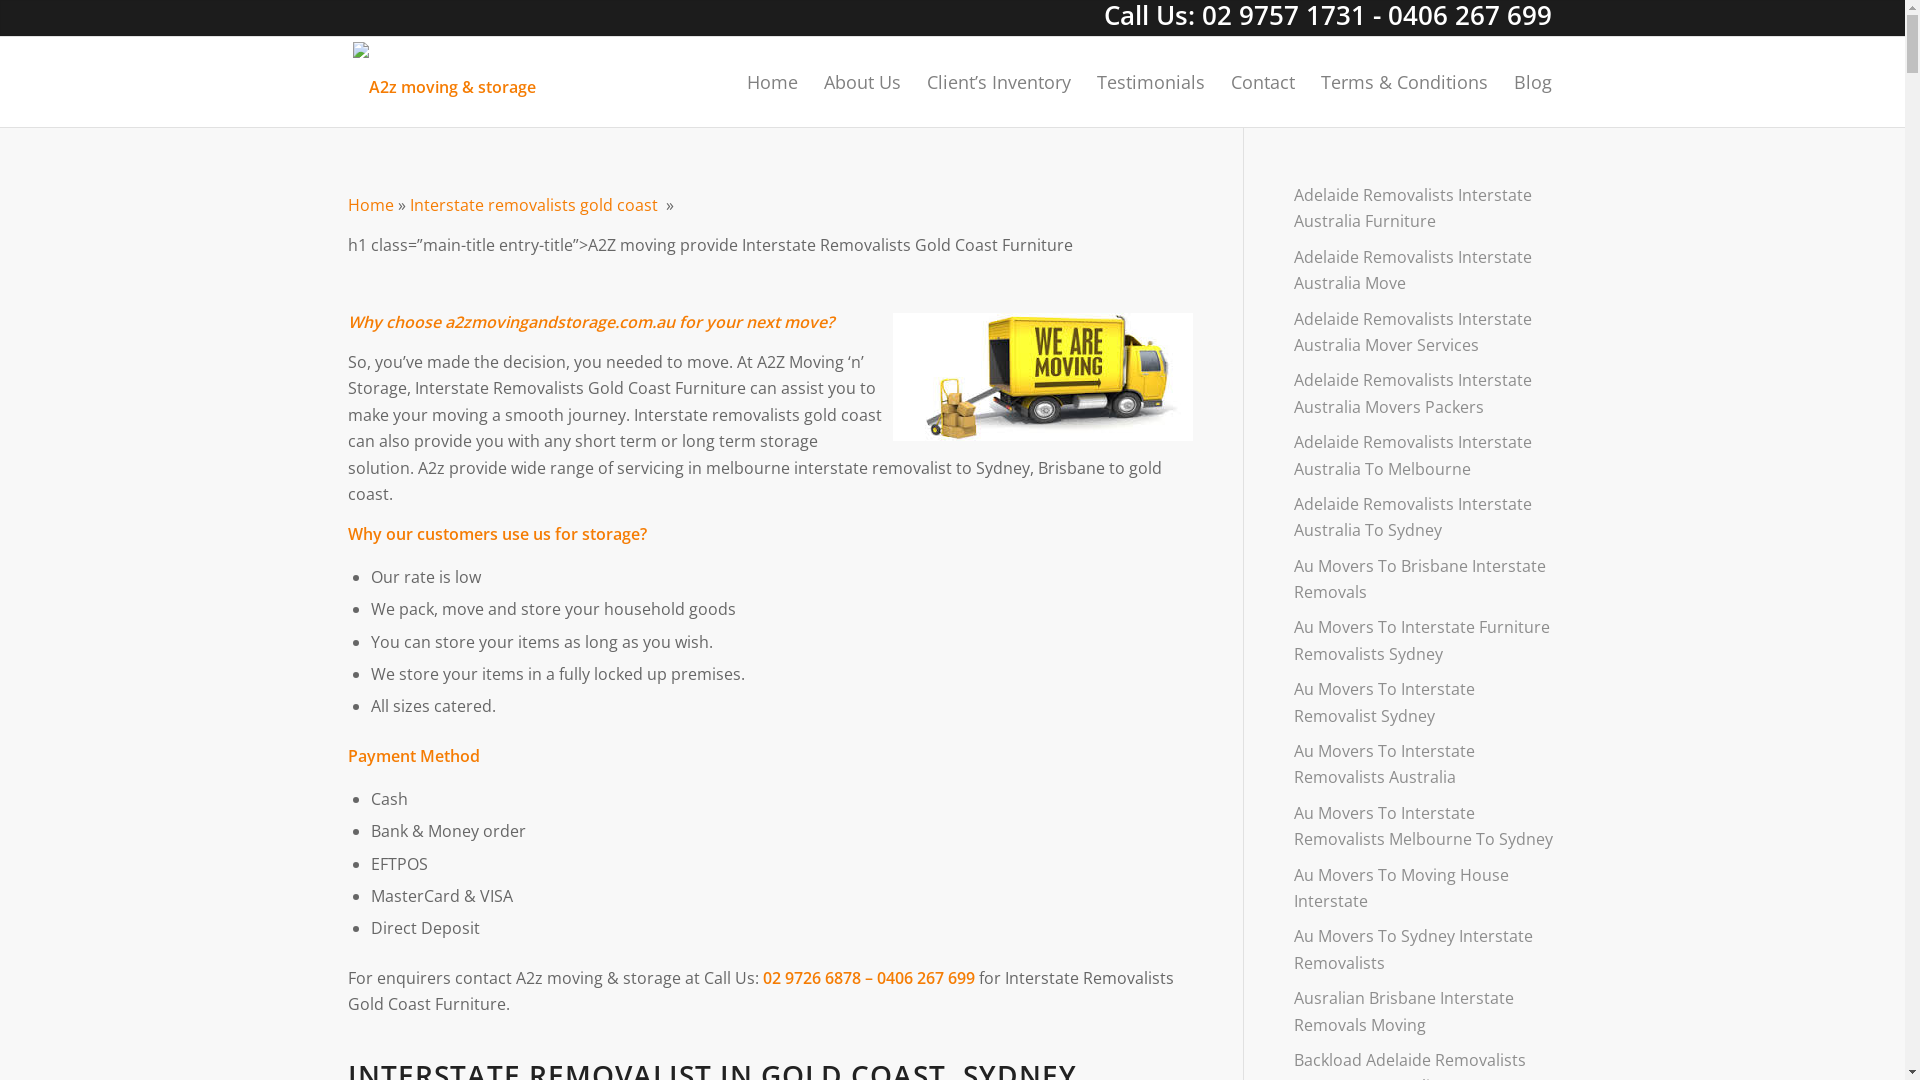 The height and width of the screenshot is (1080, 1920). I want to click on 'Adelaide Removalists Interstate Australia Furniture', so click(1294, 208).